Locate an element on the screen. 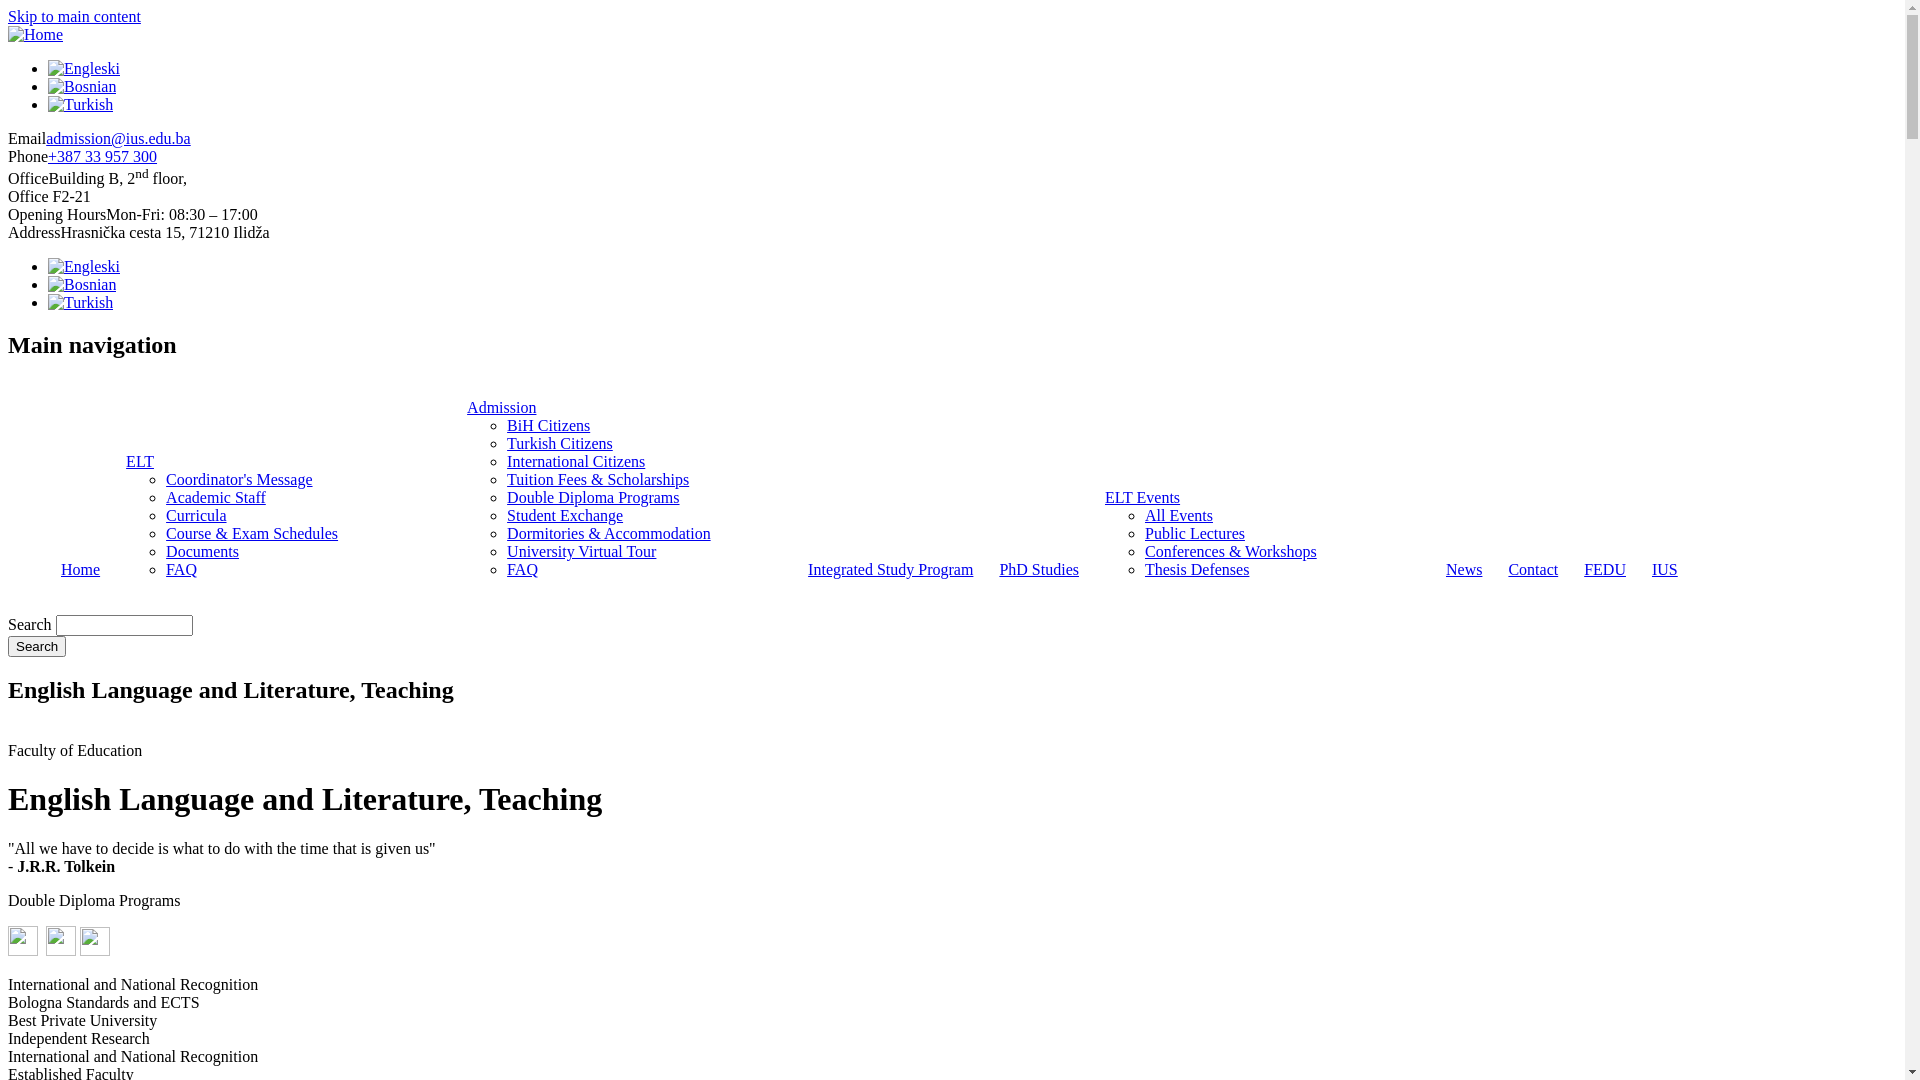  'Admission' is located at coordinates (501, 406).